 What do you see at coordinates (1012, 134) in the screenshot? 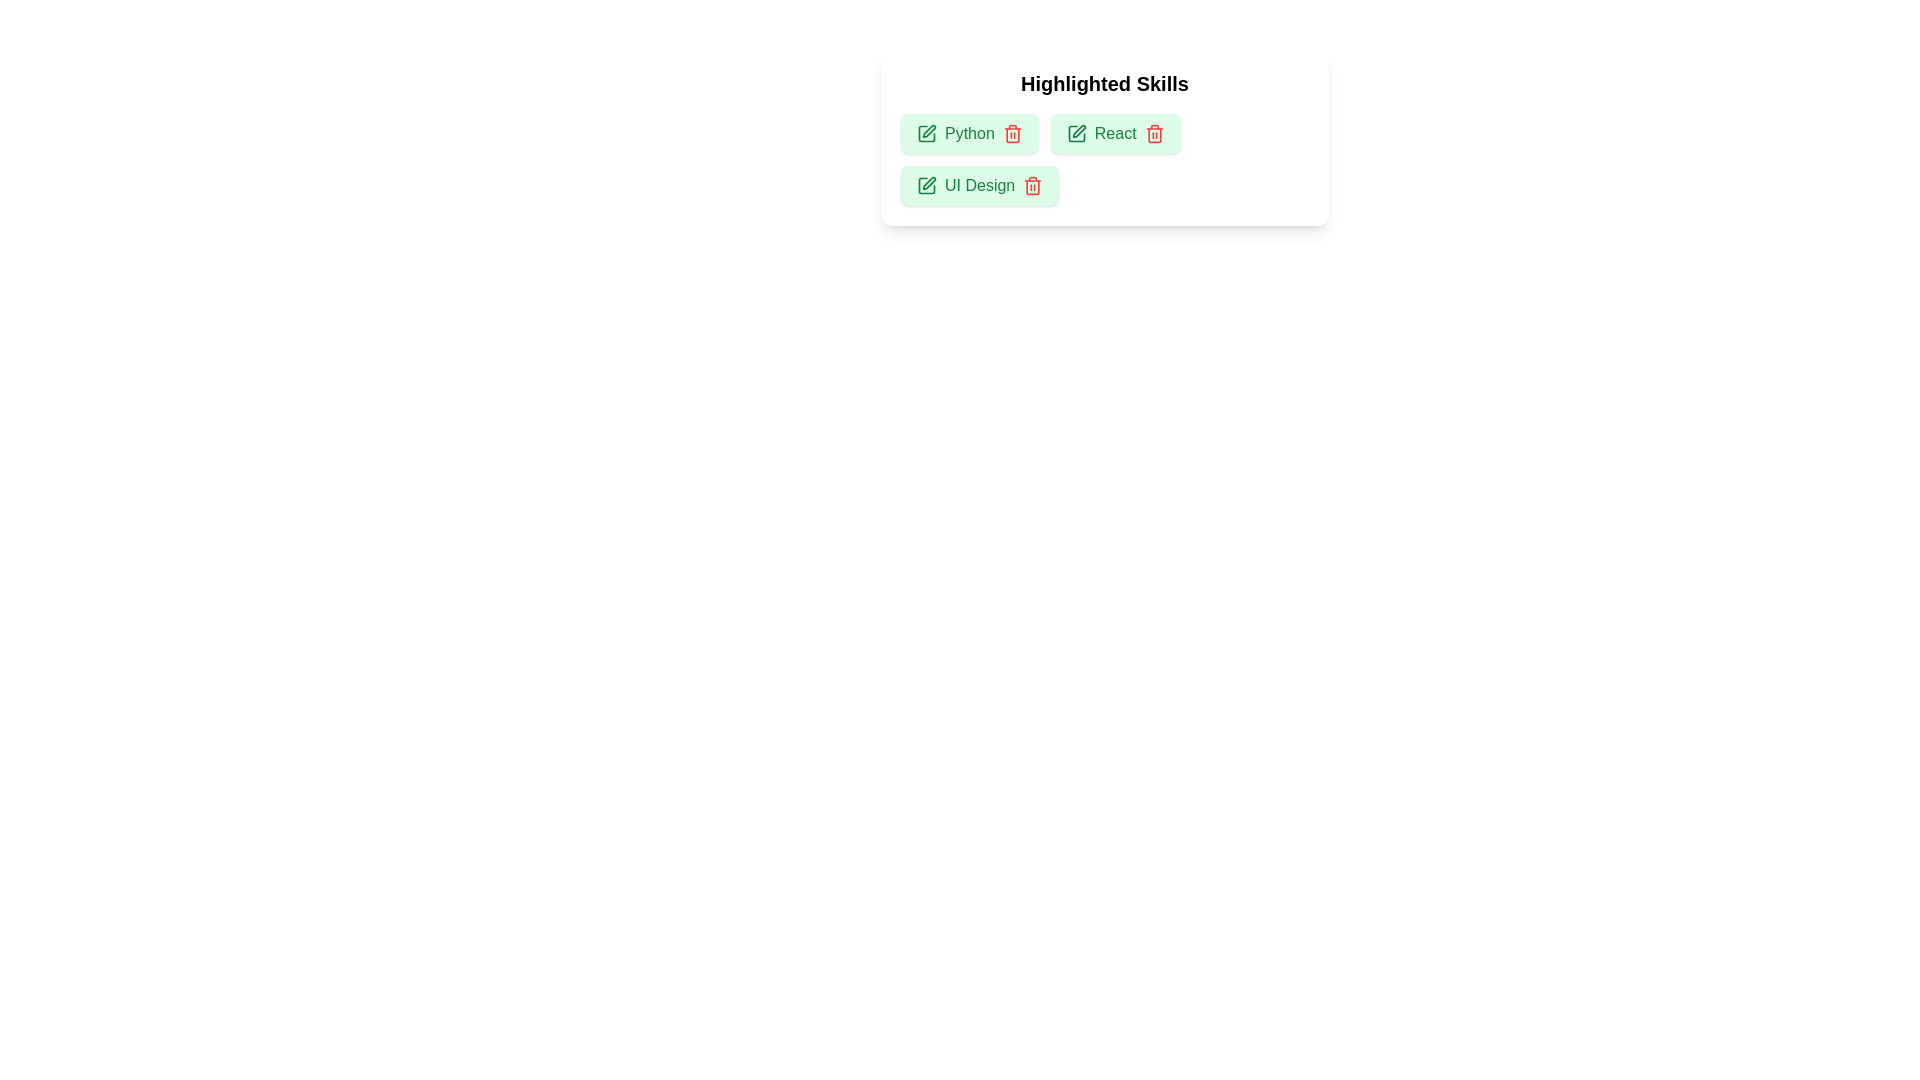
I see `delete icon for the skill Python` at bounding box center [1012, 134].